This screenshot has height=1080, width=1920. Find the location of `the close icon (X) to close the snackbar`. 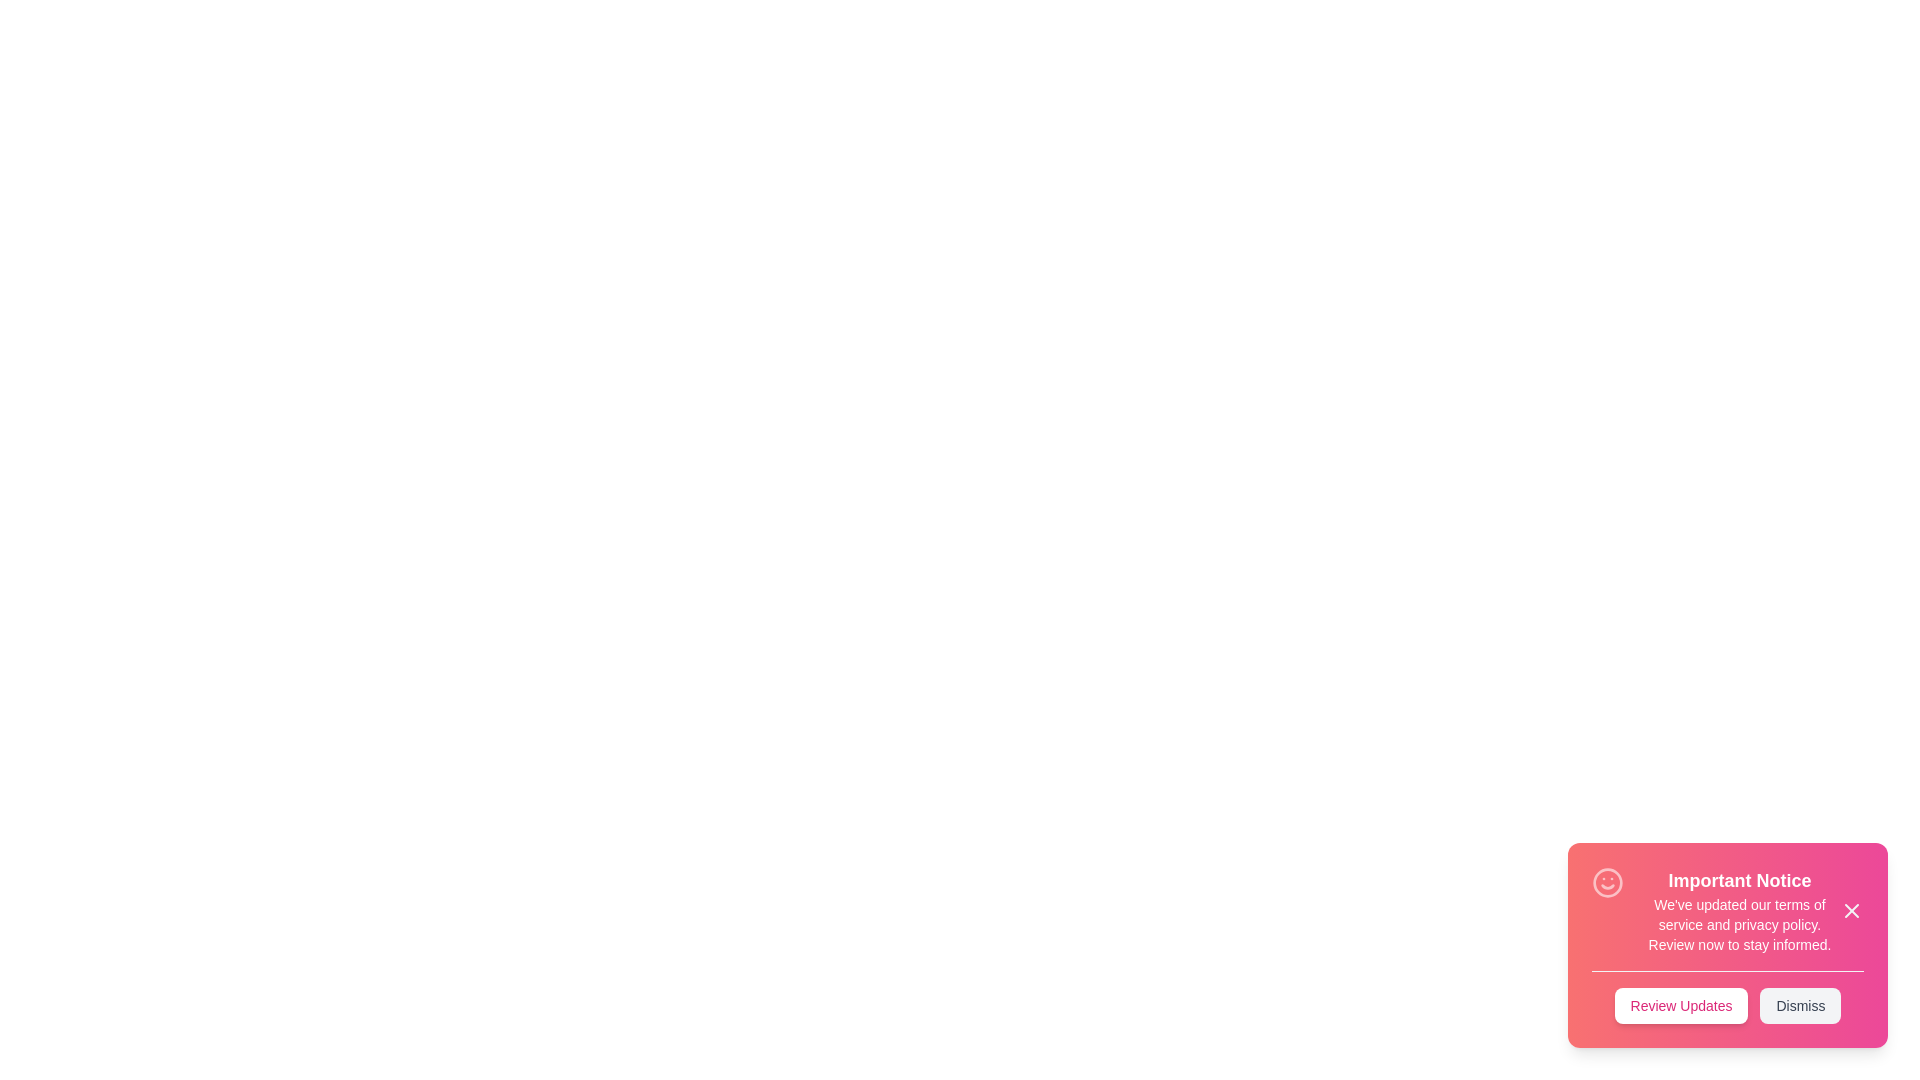

the close icon (X) to close the snackbar is located at coordinates (1851, 910).